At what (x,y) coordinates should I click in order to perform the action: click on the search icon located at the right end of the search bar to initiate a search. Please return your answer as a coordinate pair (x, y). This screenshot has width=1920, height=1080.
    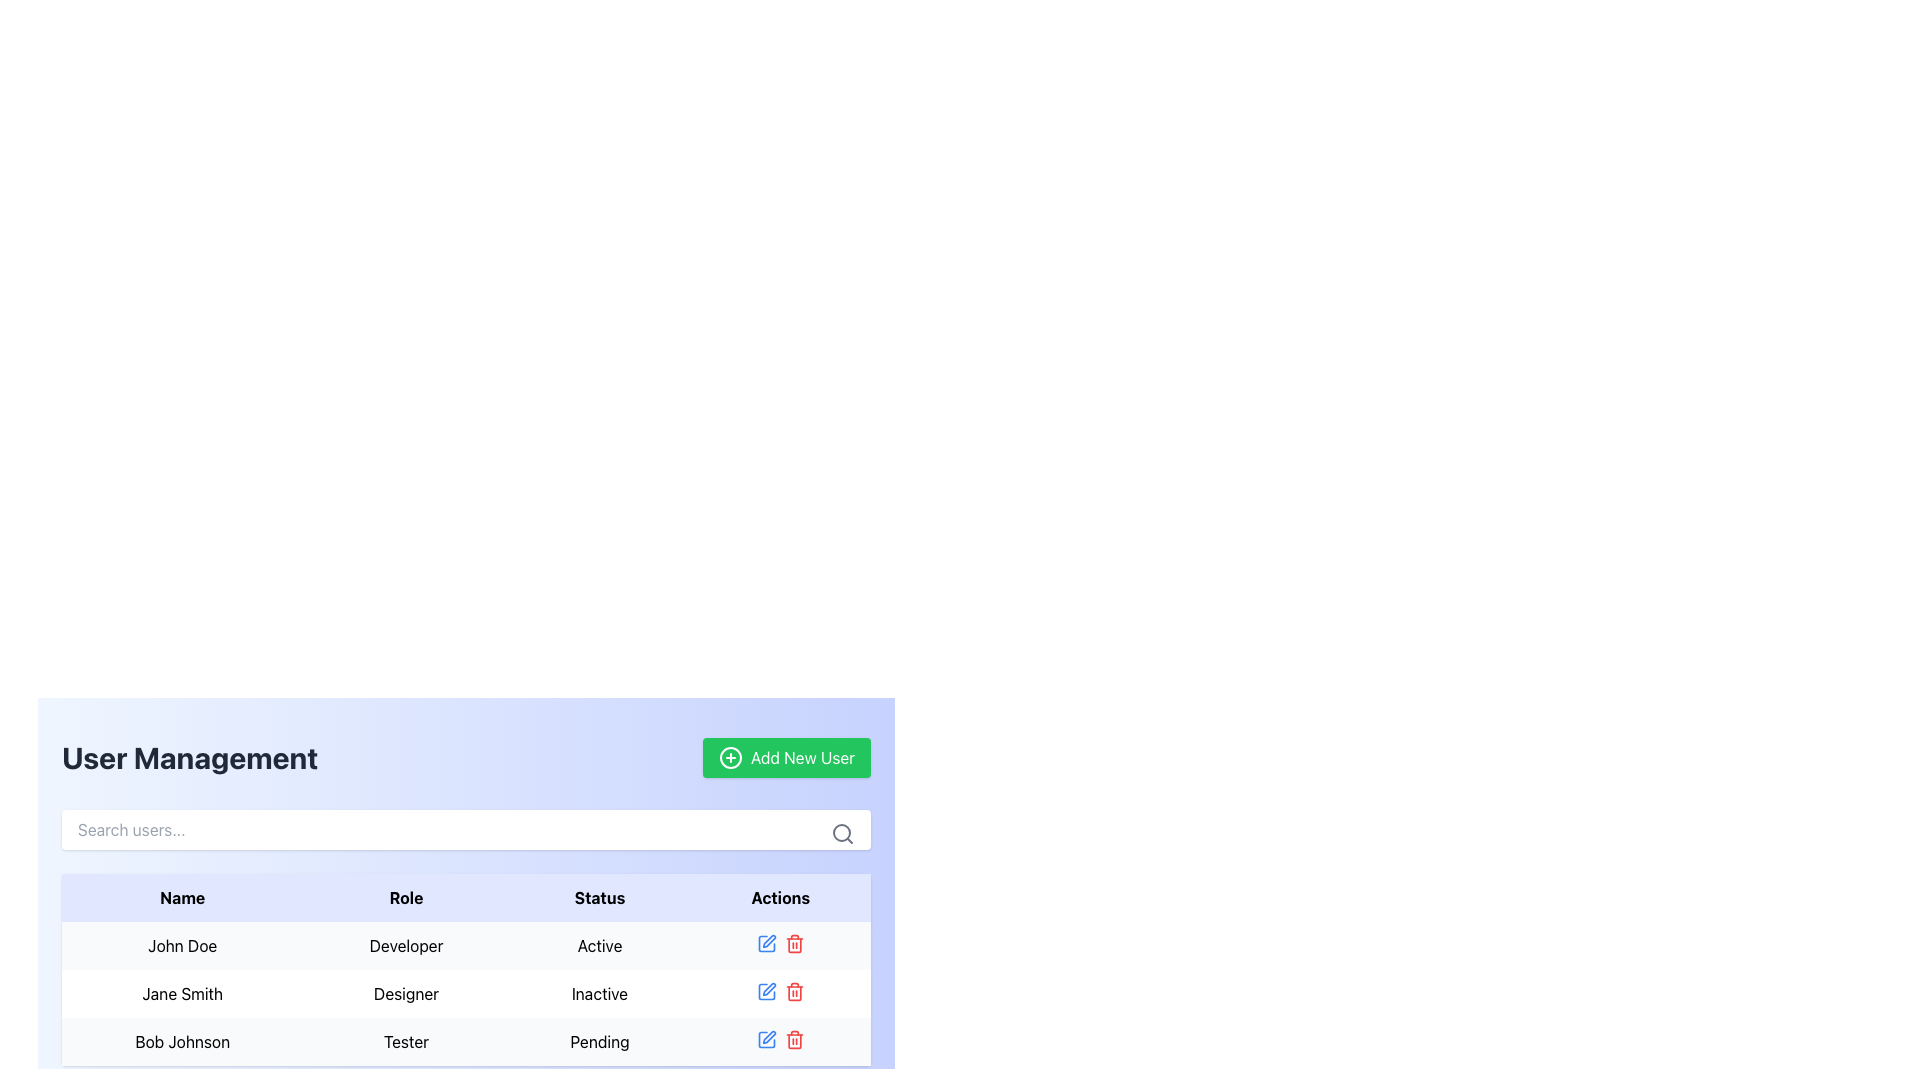
    Looking at the image, I should click on (843, 833).